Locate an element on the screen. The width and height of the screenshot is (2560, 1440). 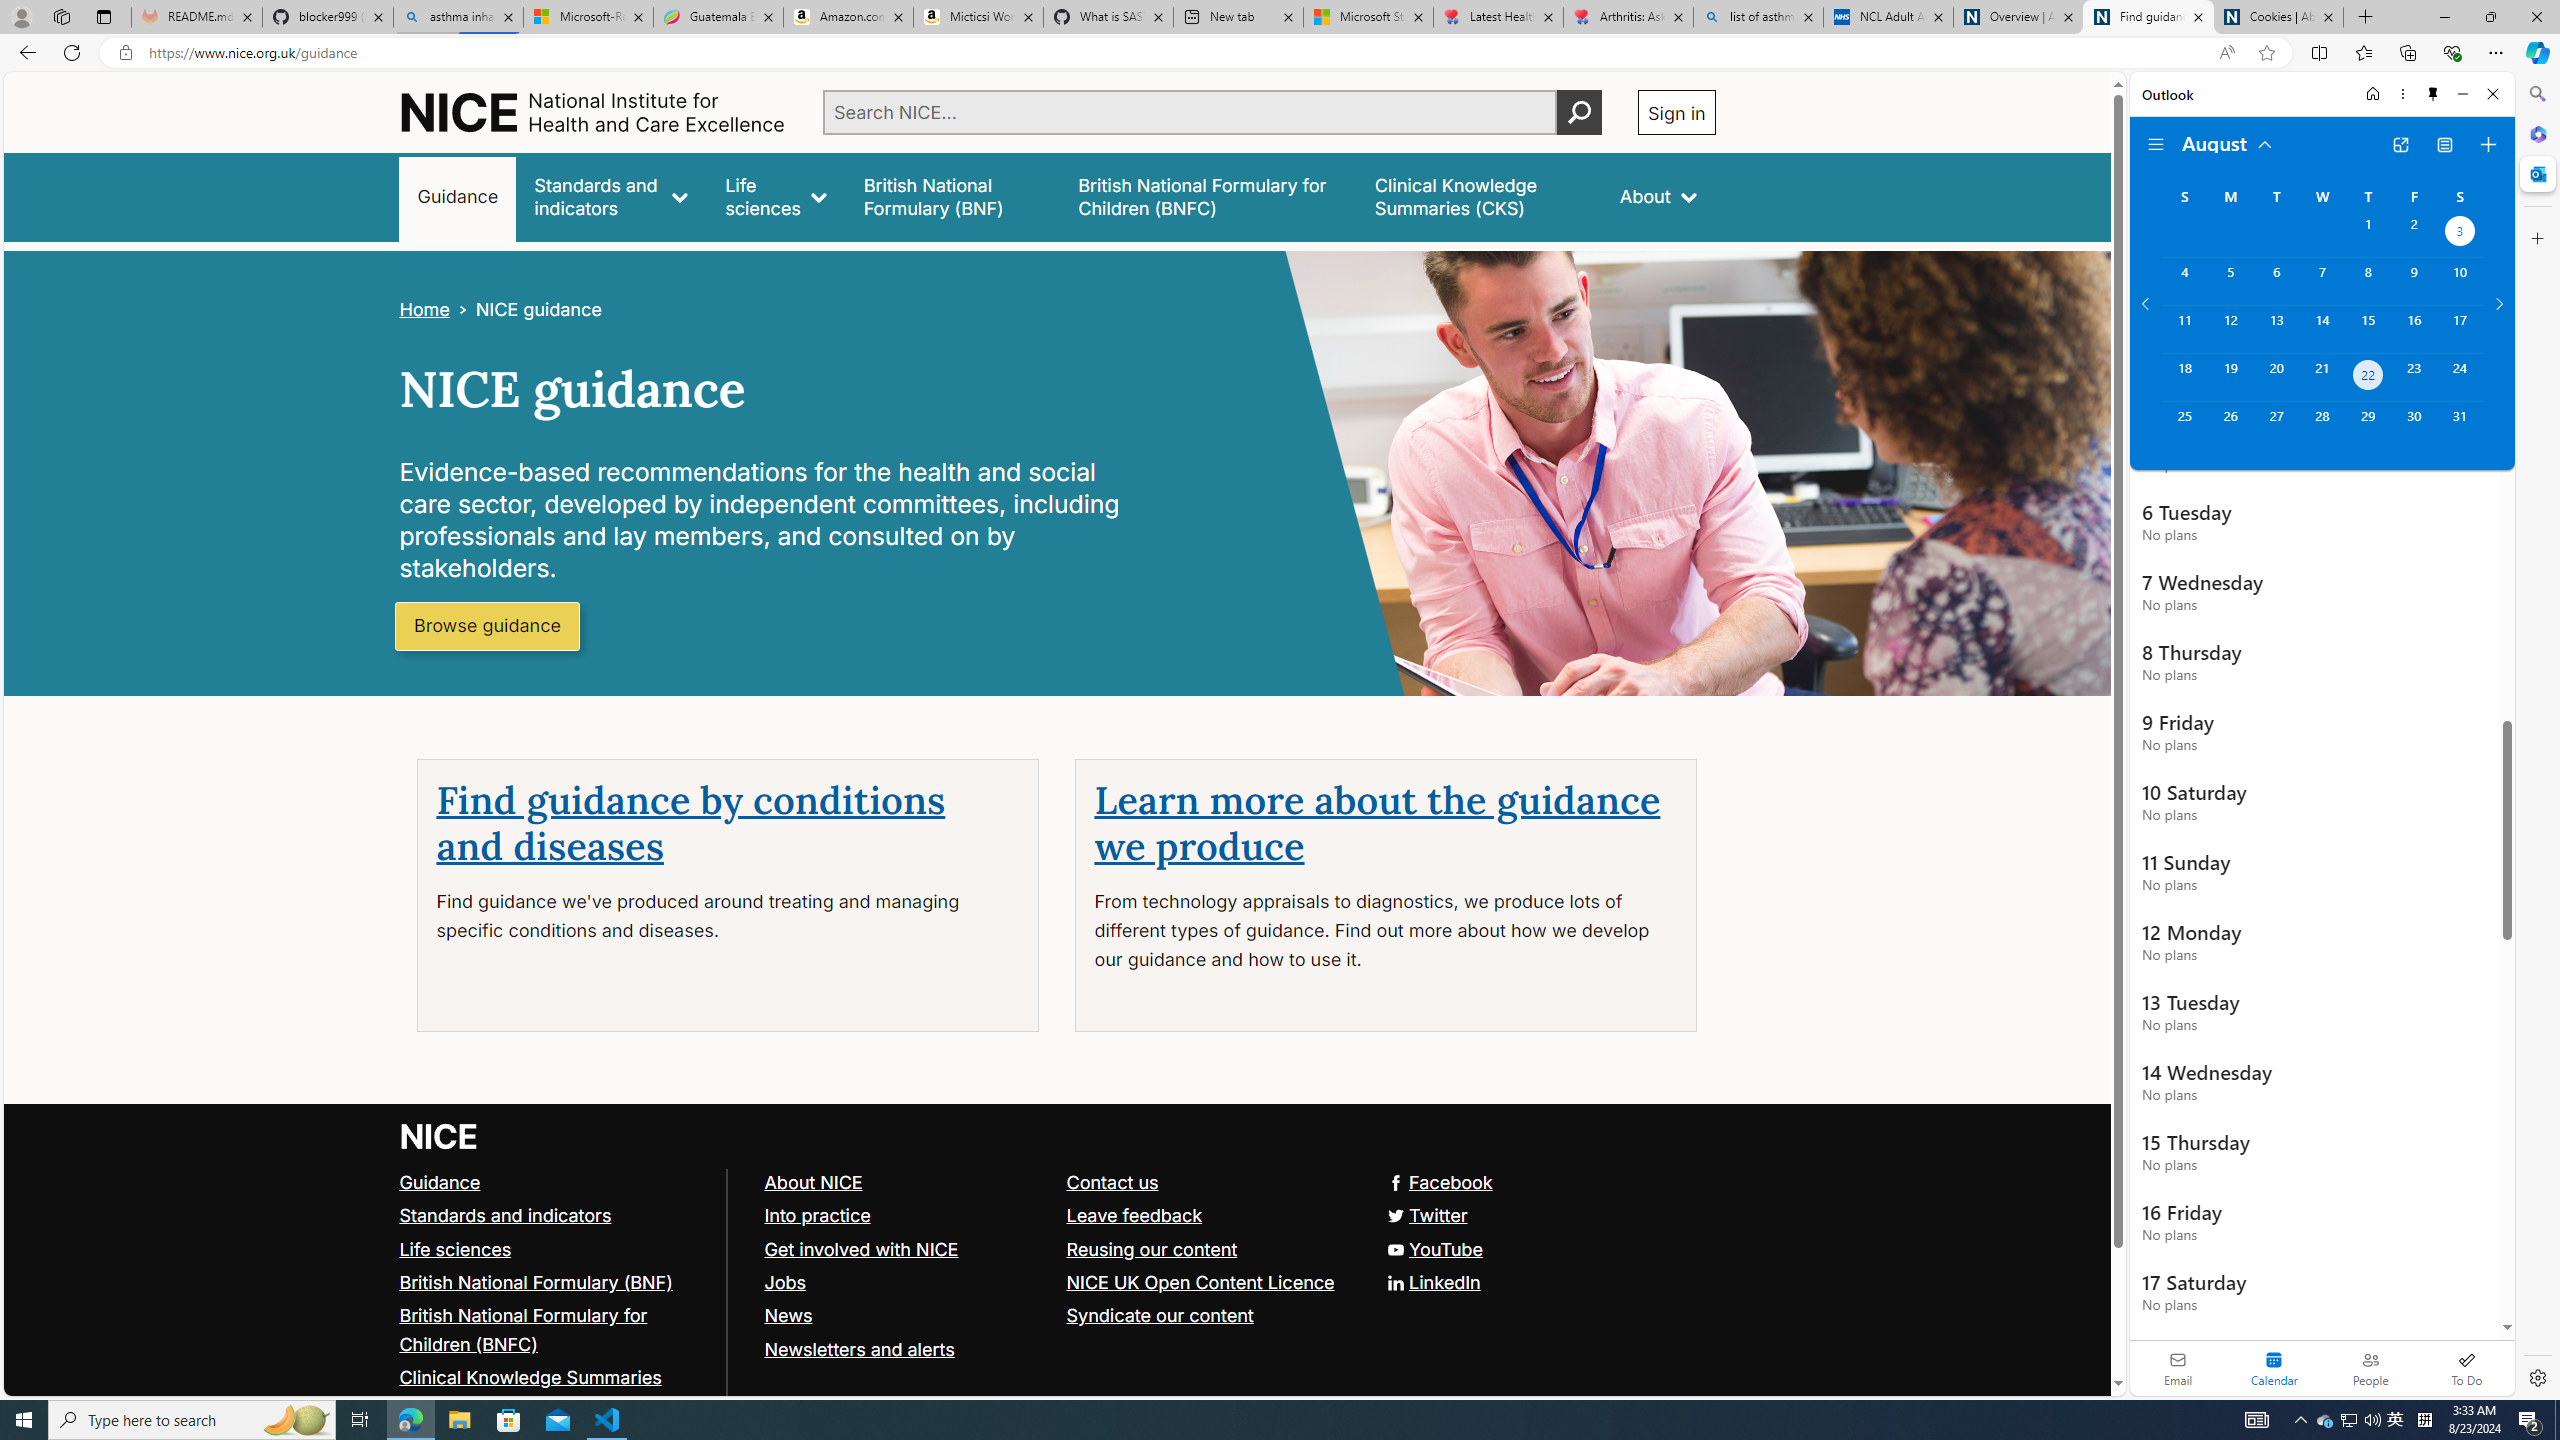
'Friday, August 30, 2024. ' is located at coordinates (2413, 425).